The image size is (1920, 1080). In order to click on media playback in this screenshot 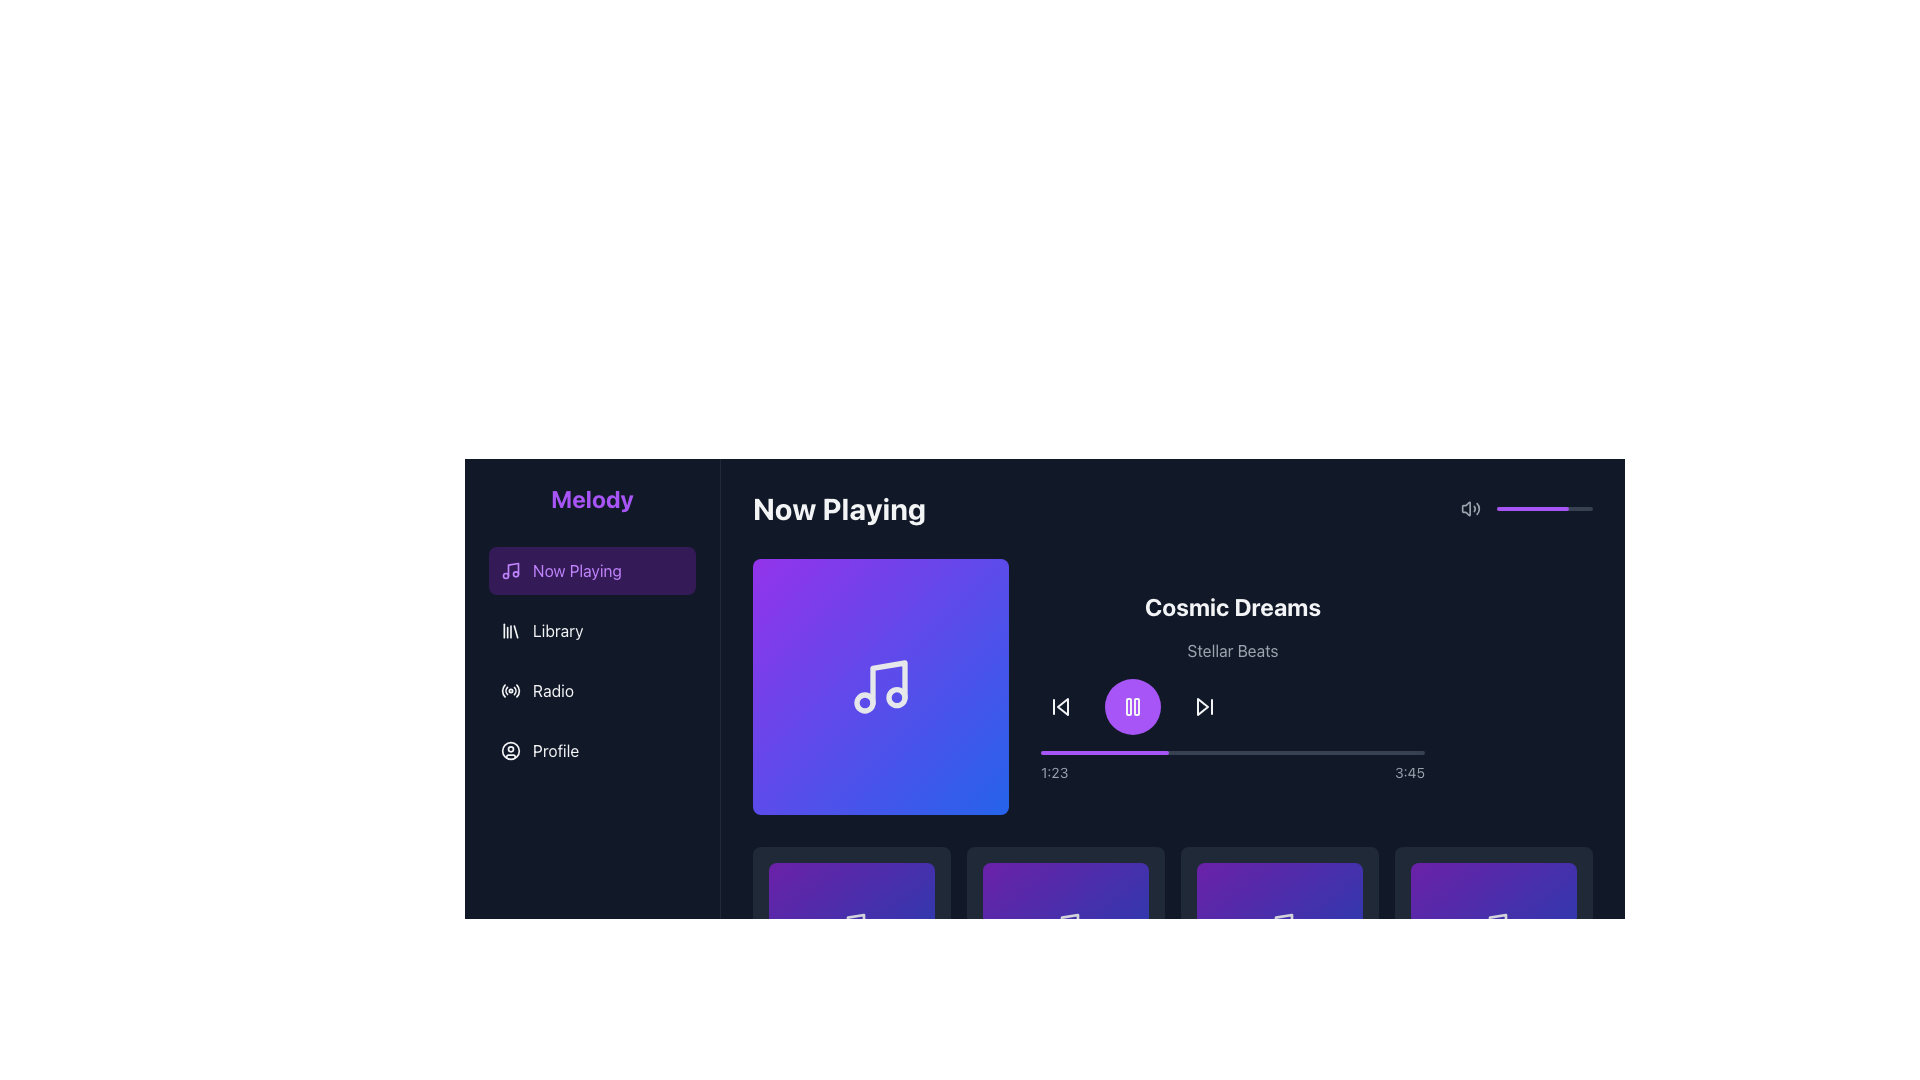, I will do `click(1273, 752)`.